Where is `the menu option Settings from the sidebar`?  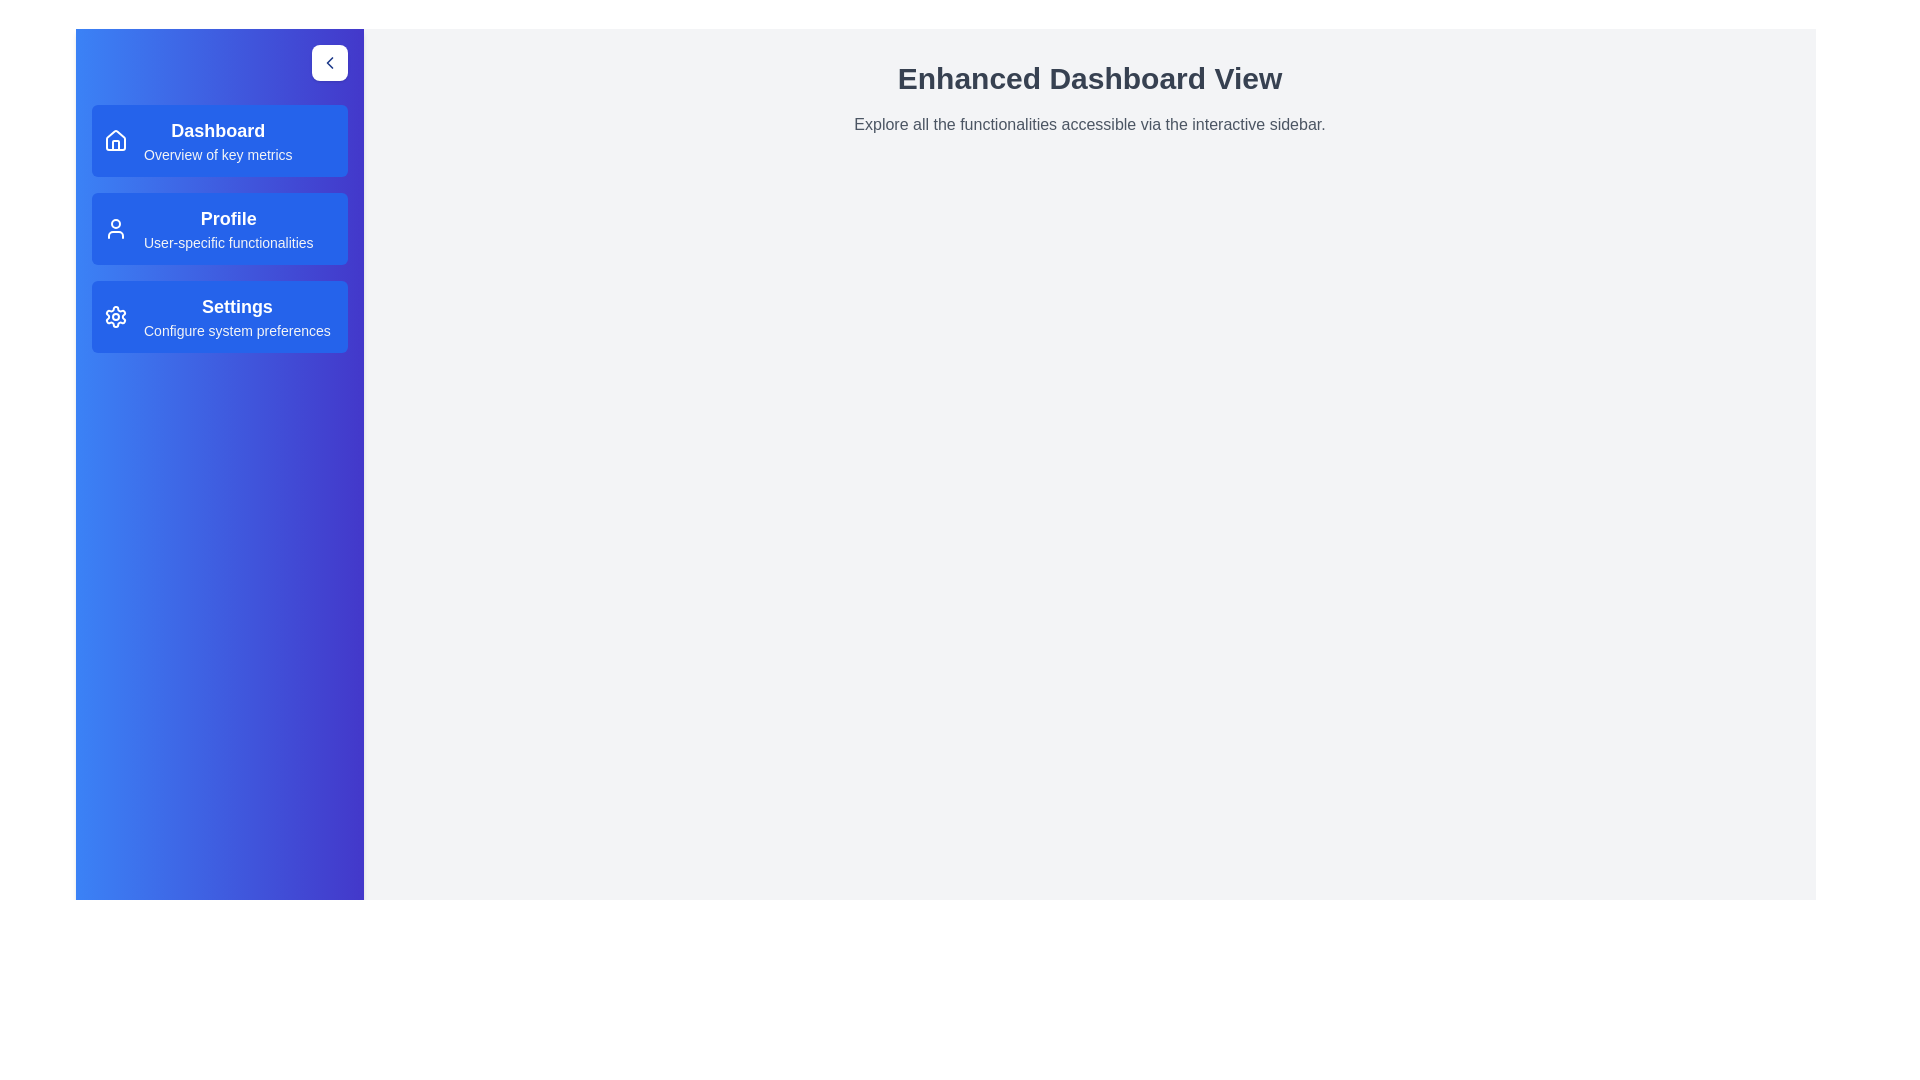
the menu option Settings from the sidebar is located at coordinates (220, 315).